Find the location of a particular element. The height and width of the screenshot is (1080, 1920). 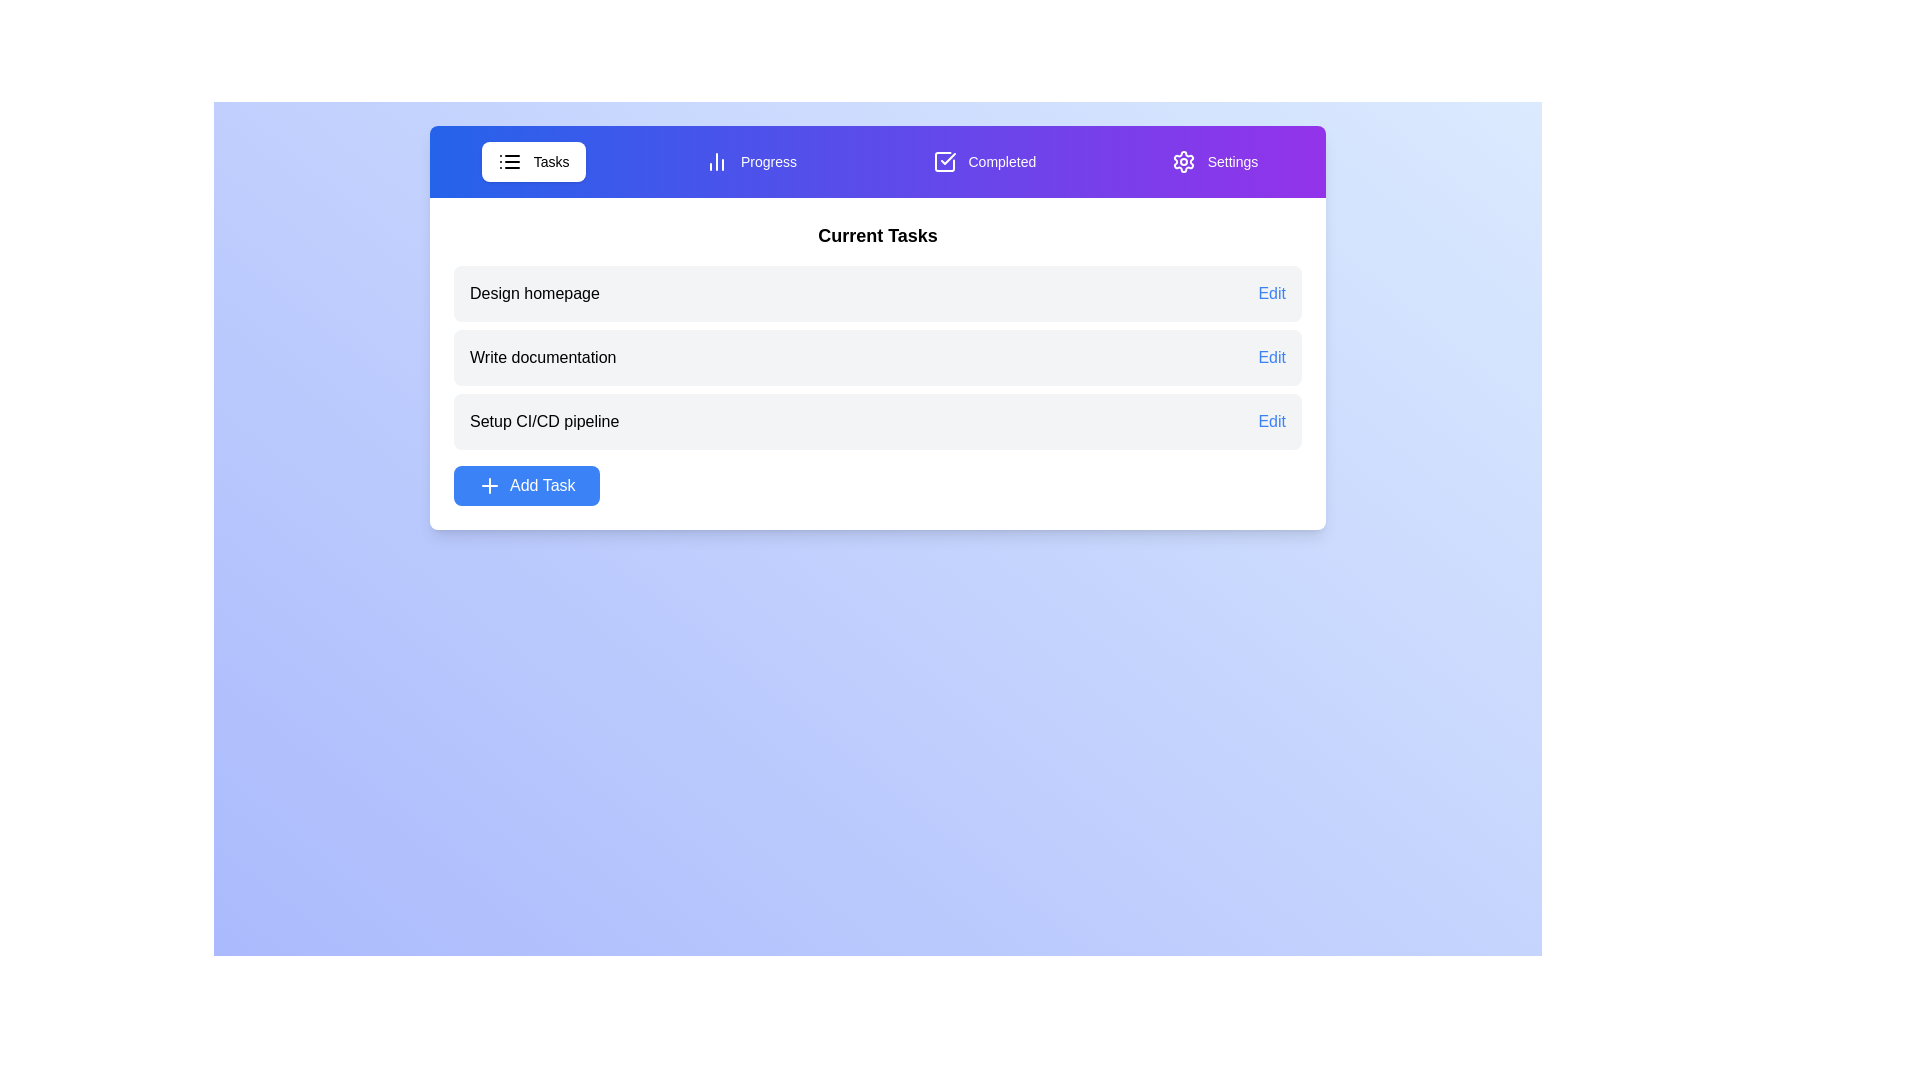

the gear-shaped icon button located in the navigation bar is located at coordinates (1183, 161).